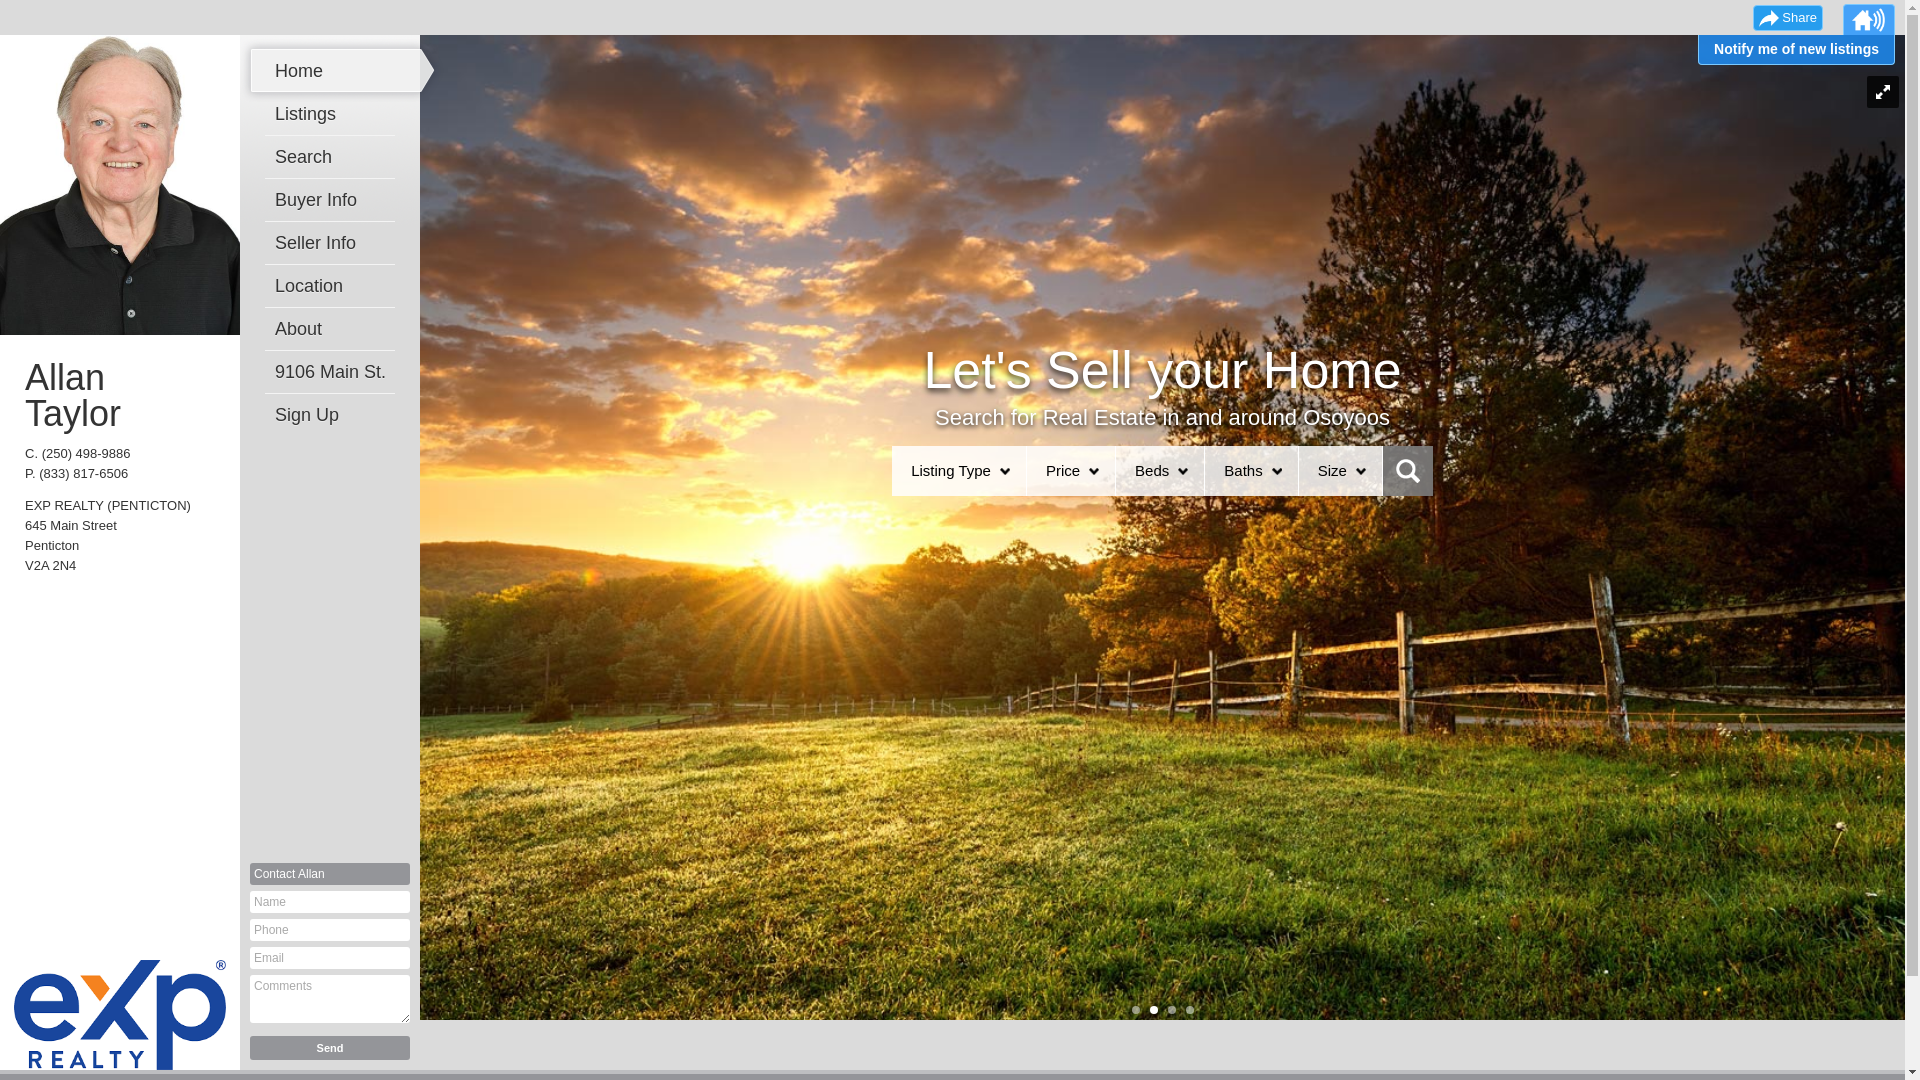 Image resolution: width=1920 pixels, height=1080 pixels. Describe the element at coordinates (1332, 470) in the screenshot. I see `'Size'` at that location.